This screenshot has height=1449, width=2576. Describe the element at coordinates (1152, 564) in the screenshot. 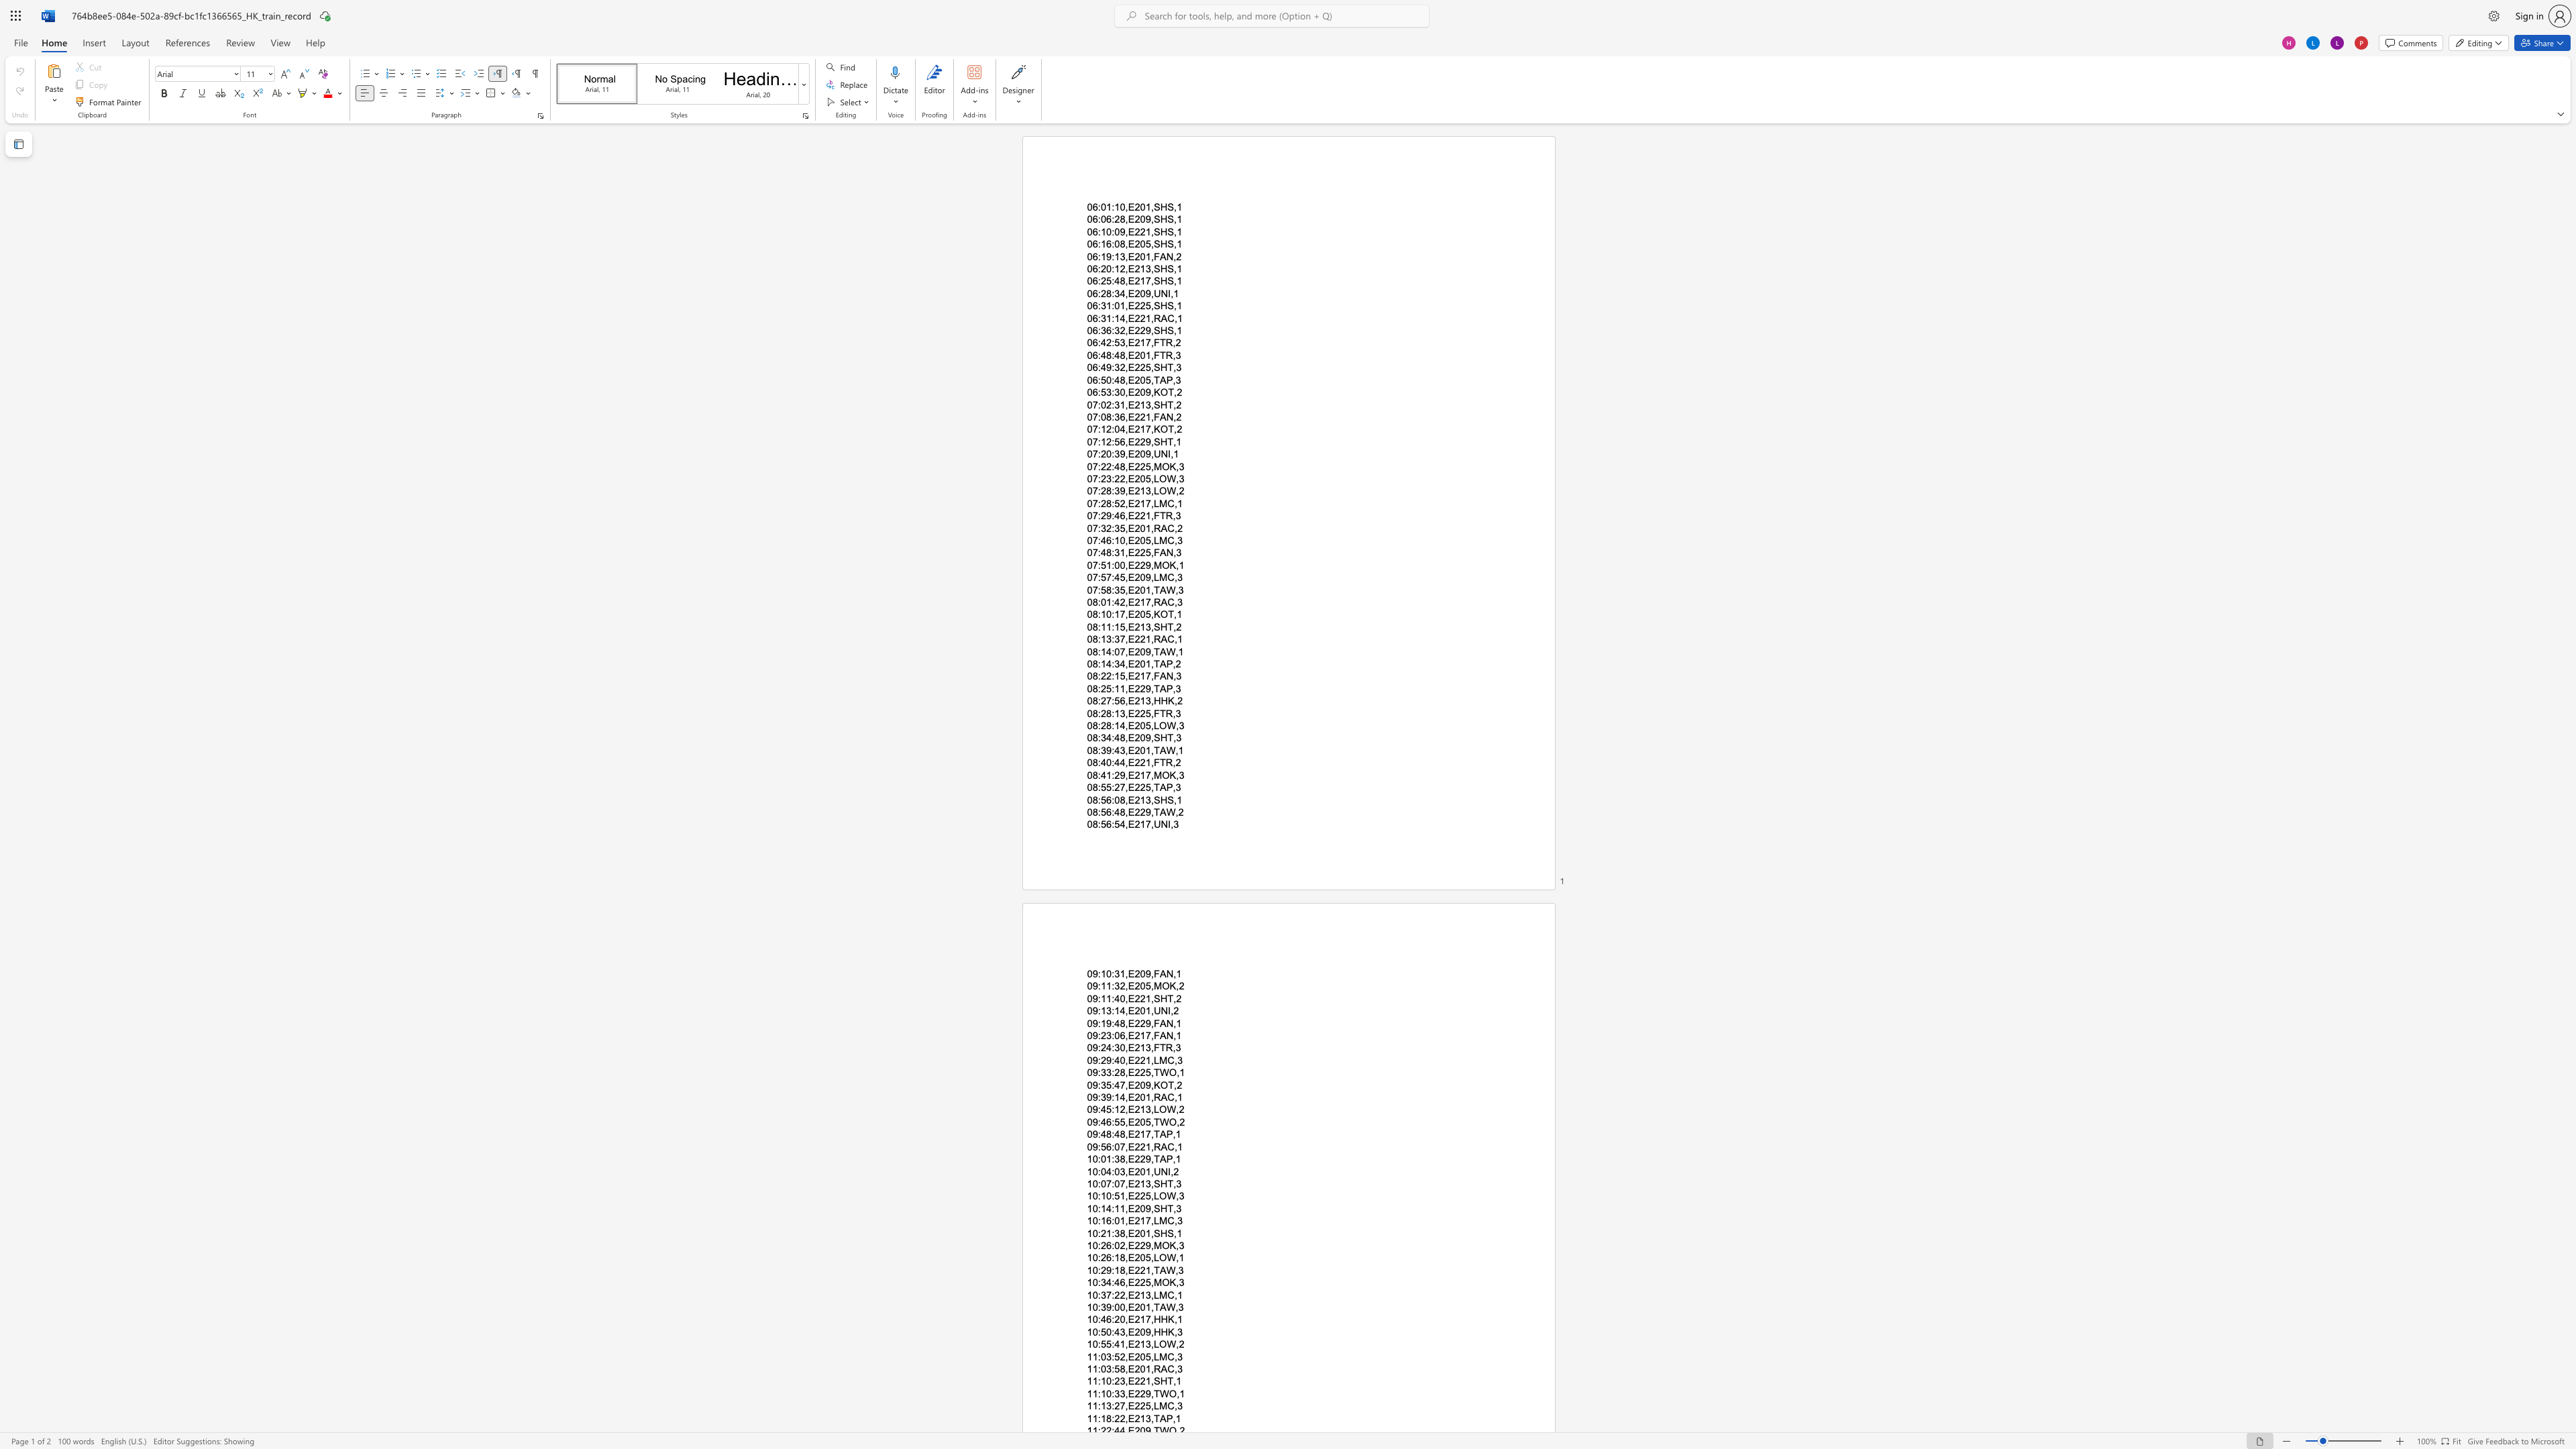

I see `the subset text "MO" within the text "07:51:00,E229,MOK,1"` at that location.